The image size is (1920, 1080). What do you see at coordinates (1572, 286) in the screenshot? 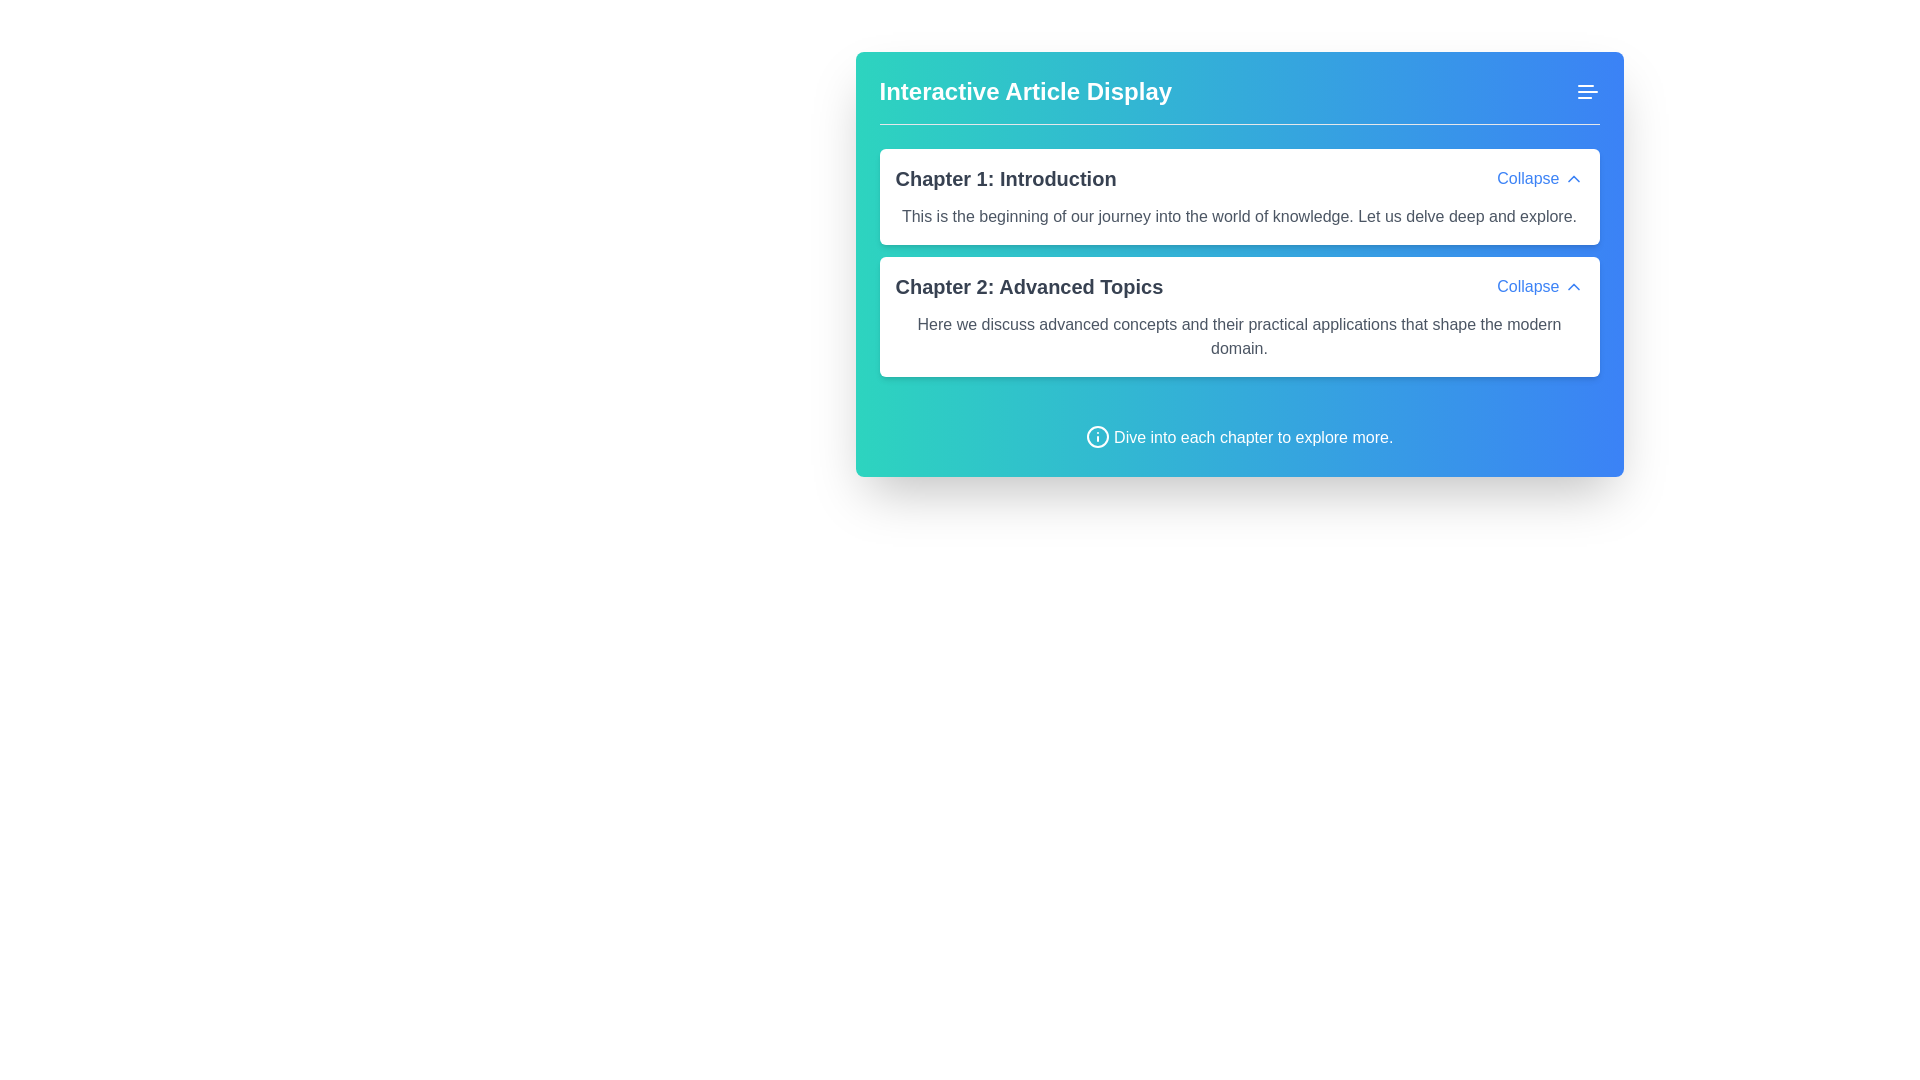
I see `the collapse icon located in the upper-right corner of the second chapter's box, which serves as a visual indicator for collapsing content` at bounding box center [1572, 286].